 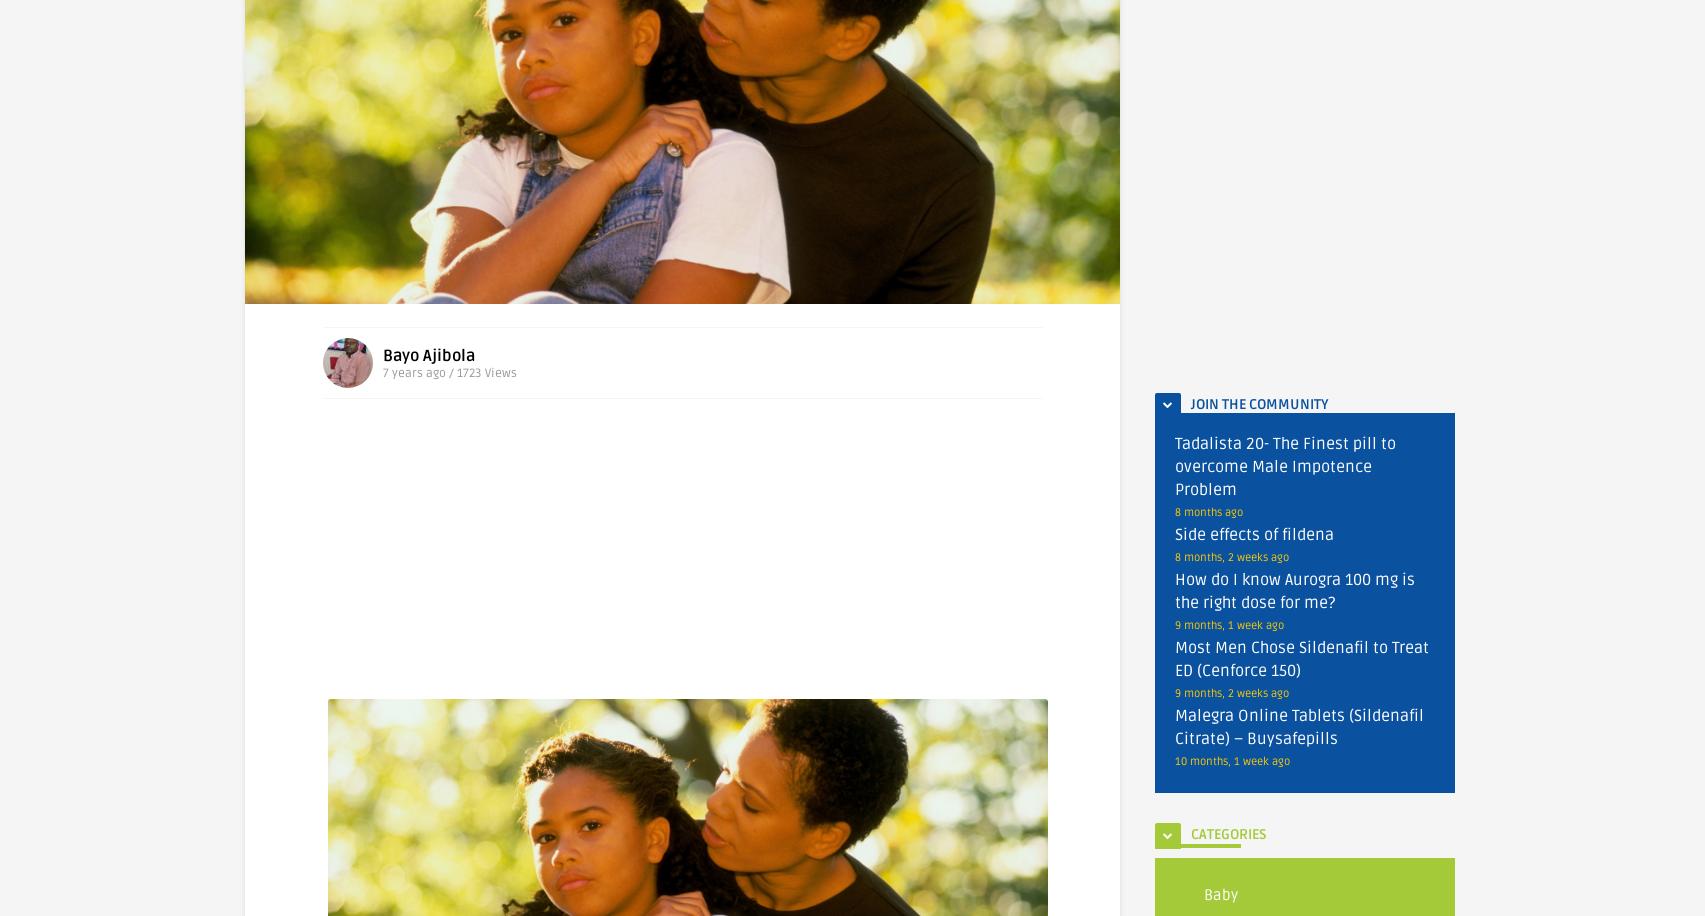 I want to click on 'Baby', so click(x=1220, y=894).